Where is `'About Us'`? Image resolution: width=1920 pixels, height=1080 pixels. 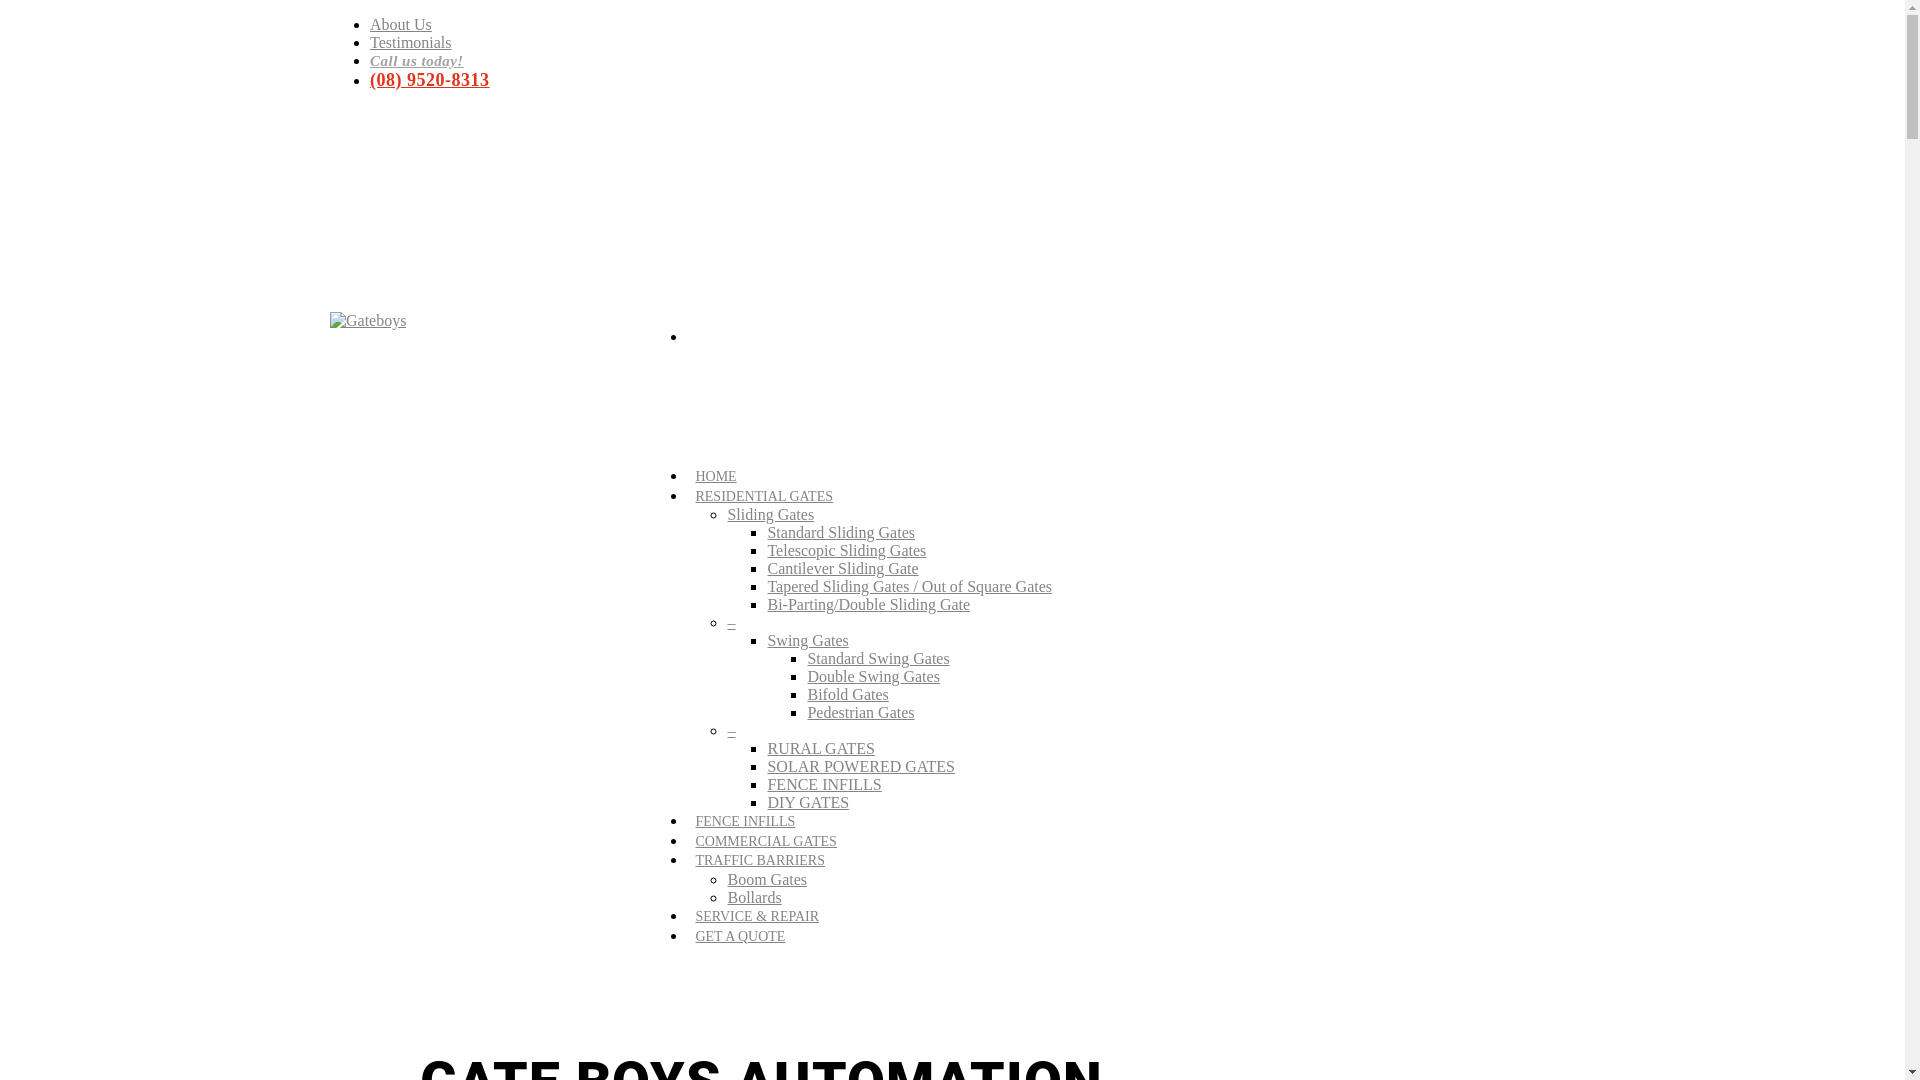
'About Us' is located at coordinates (369, 24).